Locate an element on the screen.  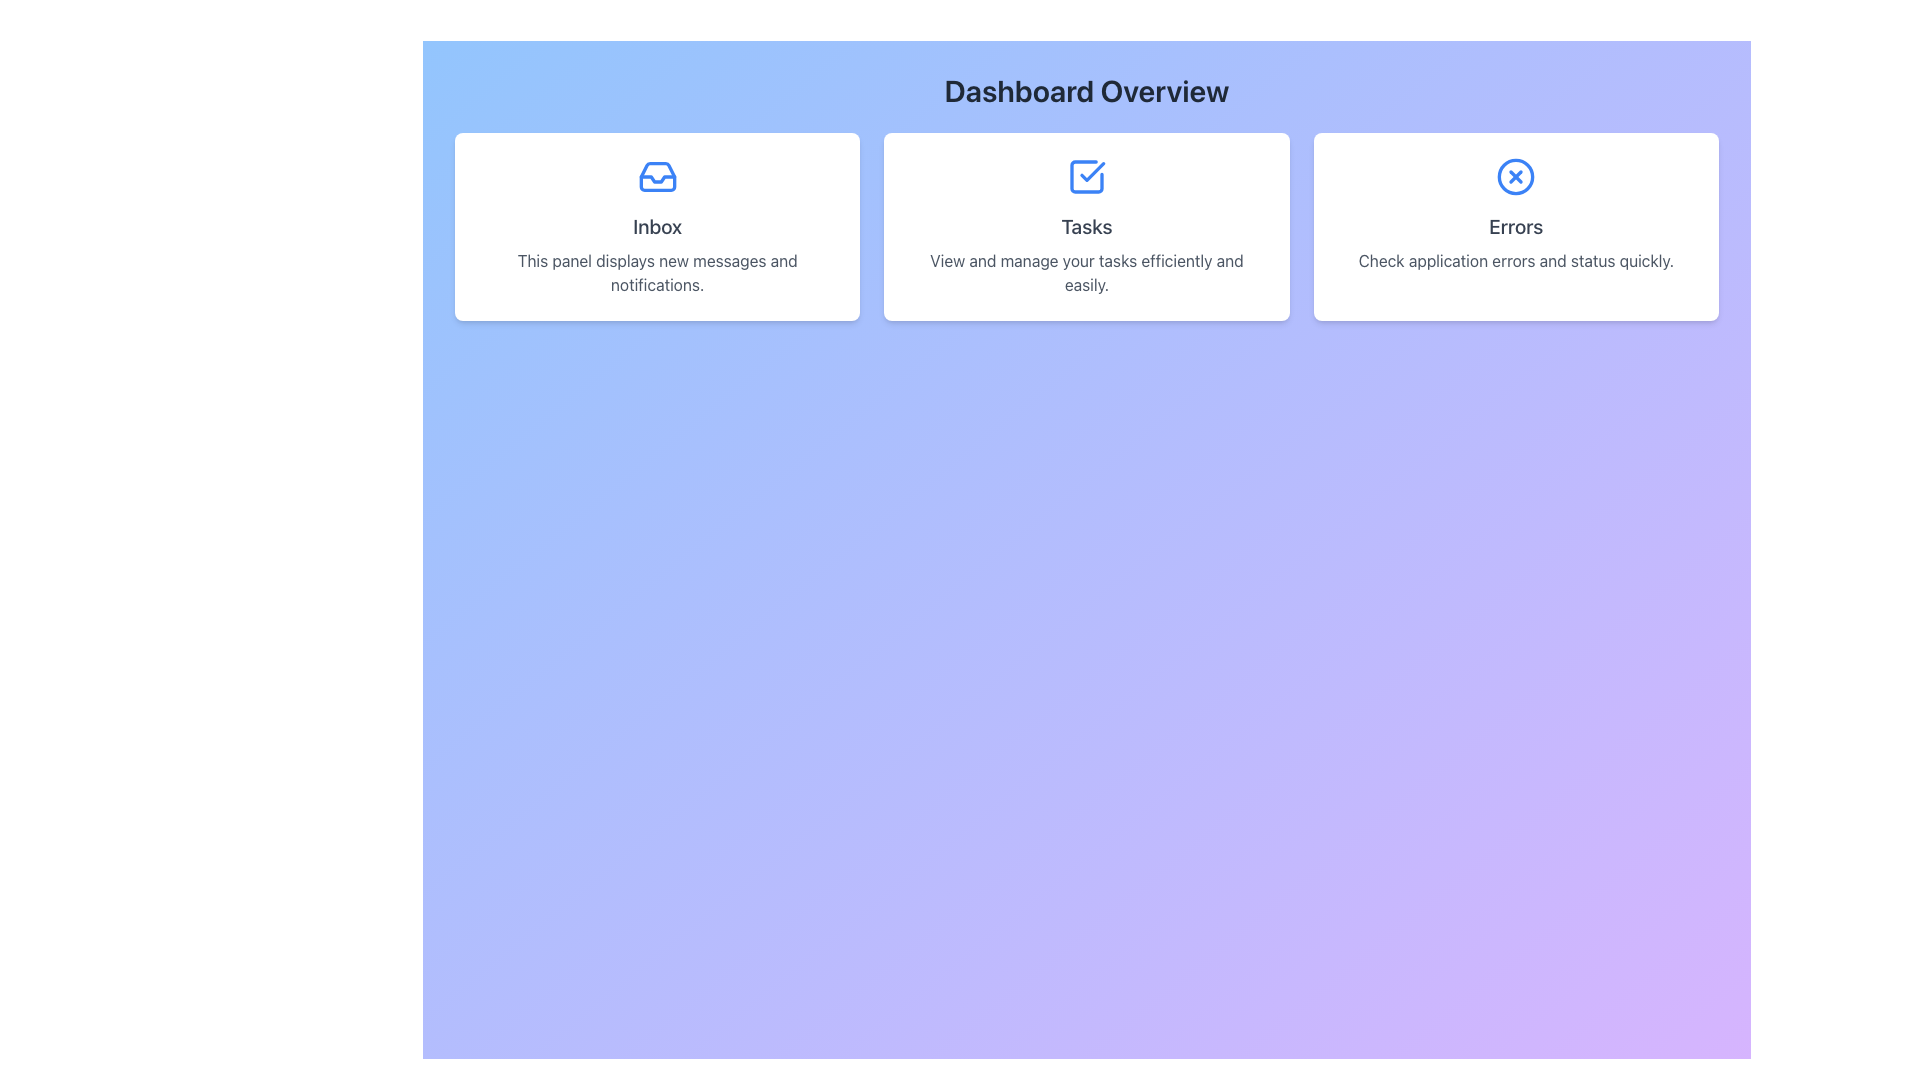
the blue inbox icon located at the top center of the 'Inbox' card is located at coordinates (657, 176).